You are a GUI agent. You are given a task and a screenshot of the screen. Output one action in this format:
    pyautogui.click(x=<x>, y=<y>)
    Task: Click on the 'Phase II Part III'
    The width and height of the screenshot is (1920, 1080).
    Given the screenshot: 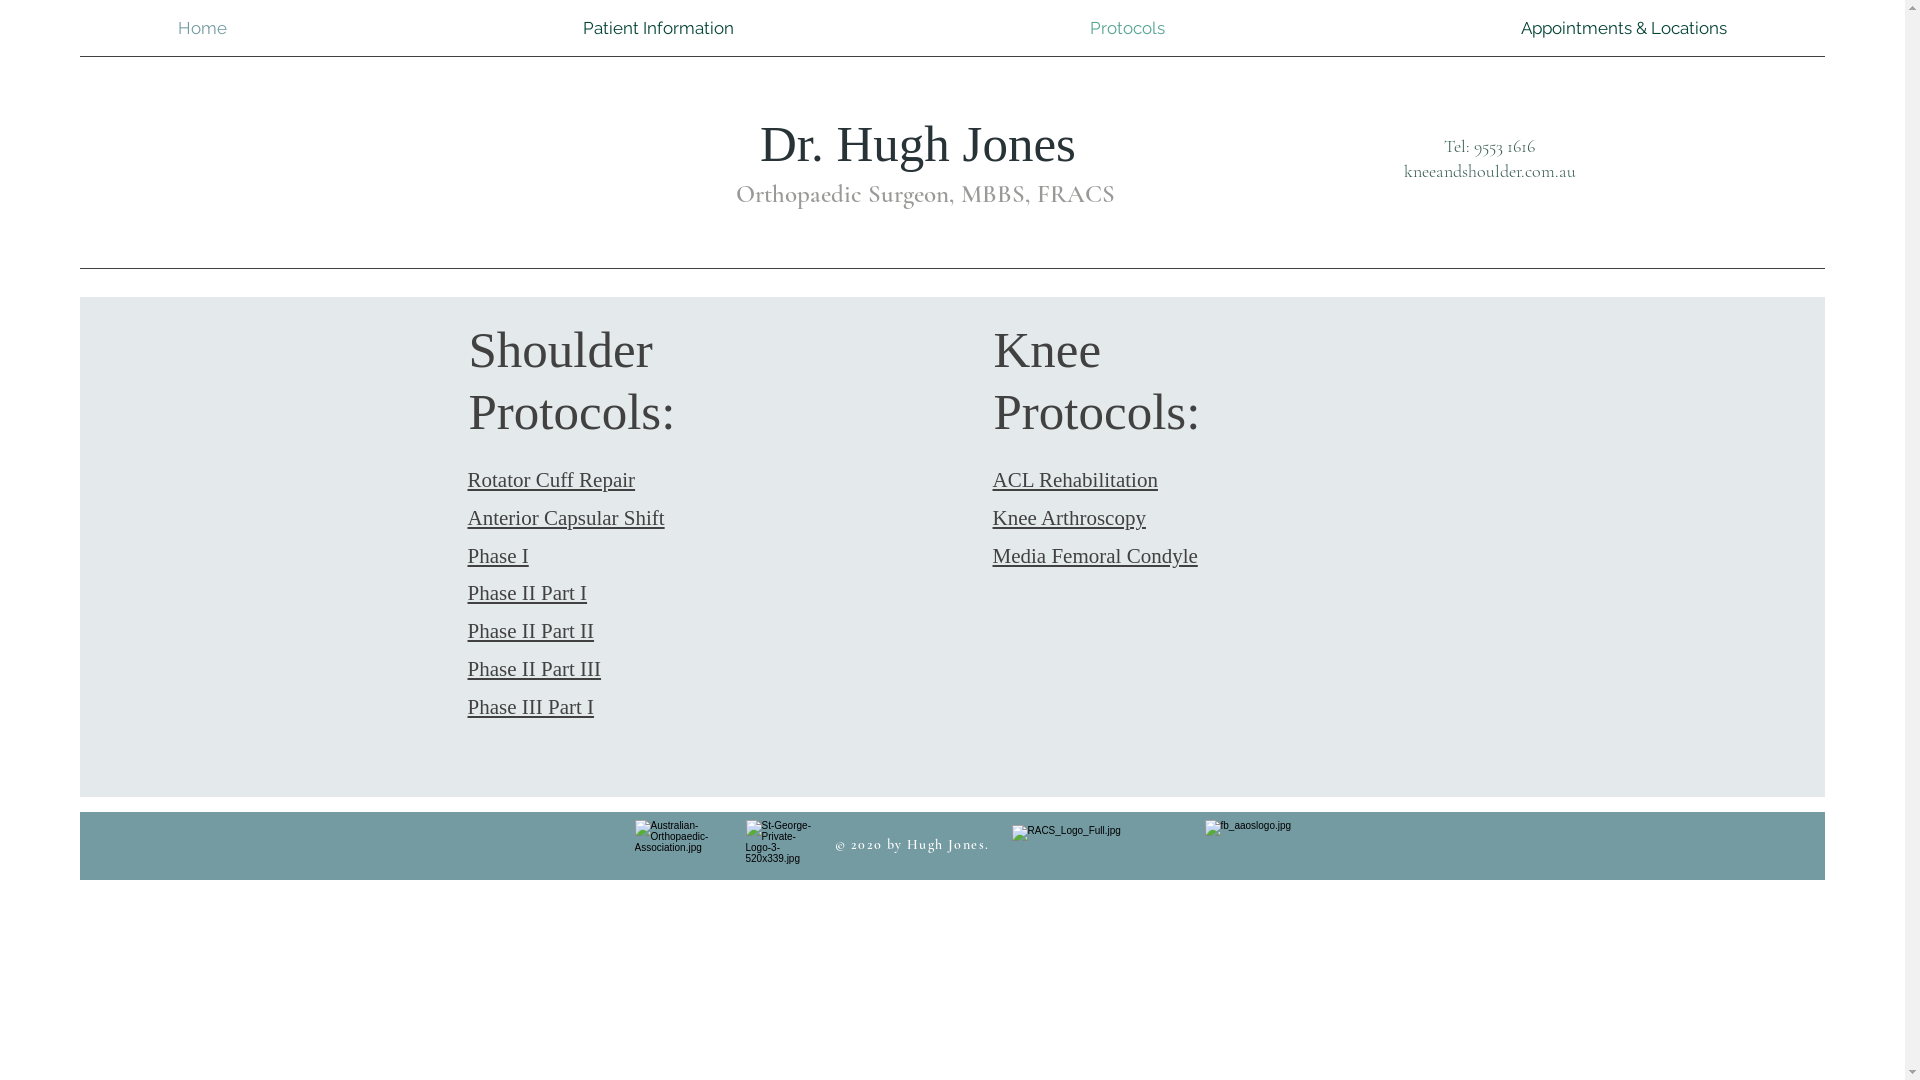 What is the action you would take?
    pyautogui.click(x=534, y=668)
    